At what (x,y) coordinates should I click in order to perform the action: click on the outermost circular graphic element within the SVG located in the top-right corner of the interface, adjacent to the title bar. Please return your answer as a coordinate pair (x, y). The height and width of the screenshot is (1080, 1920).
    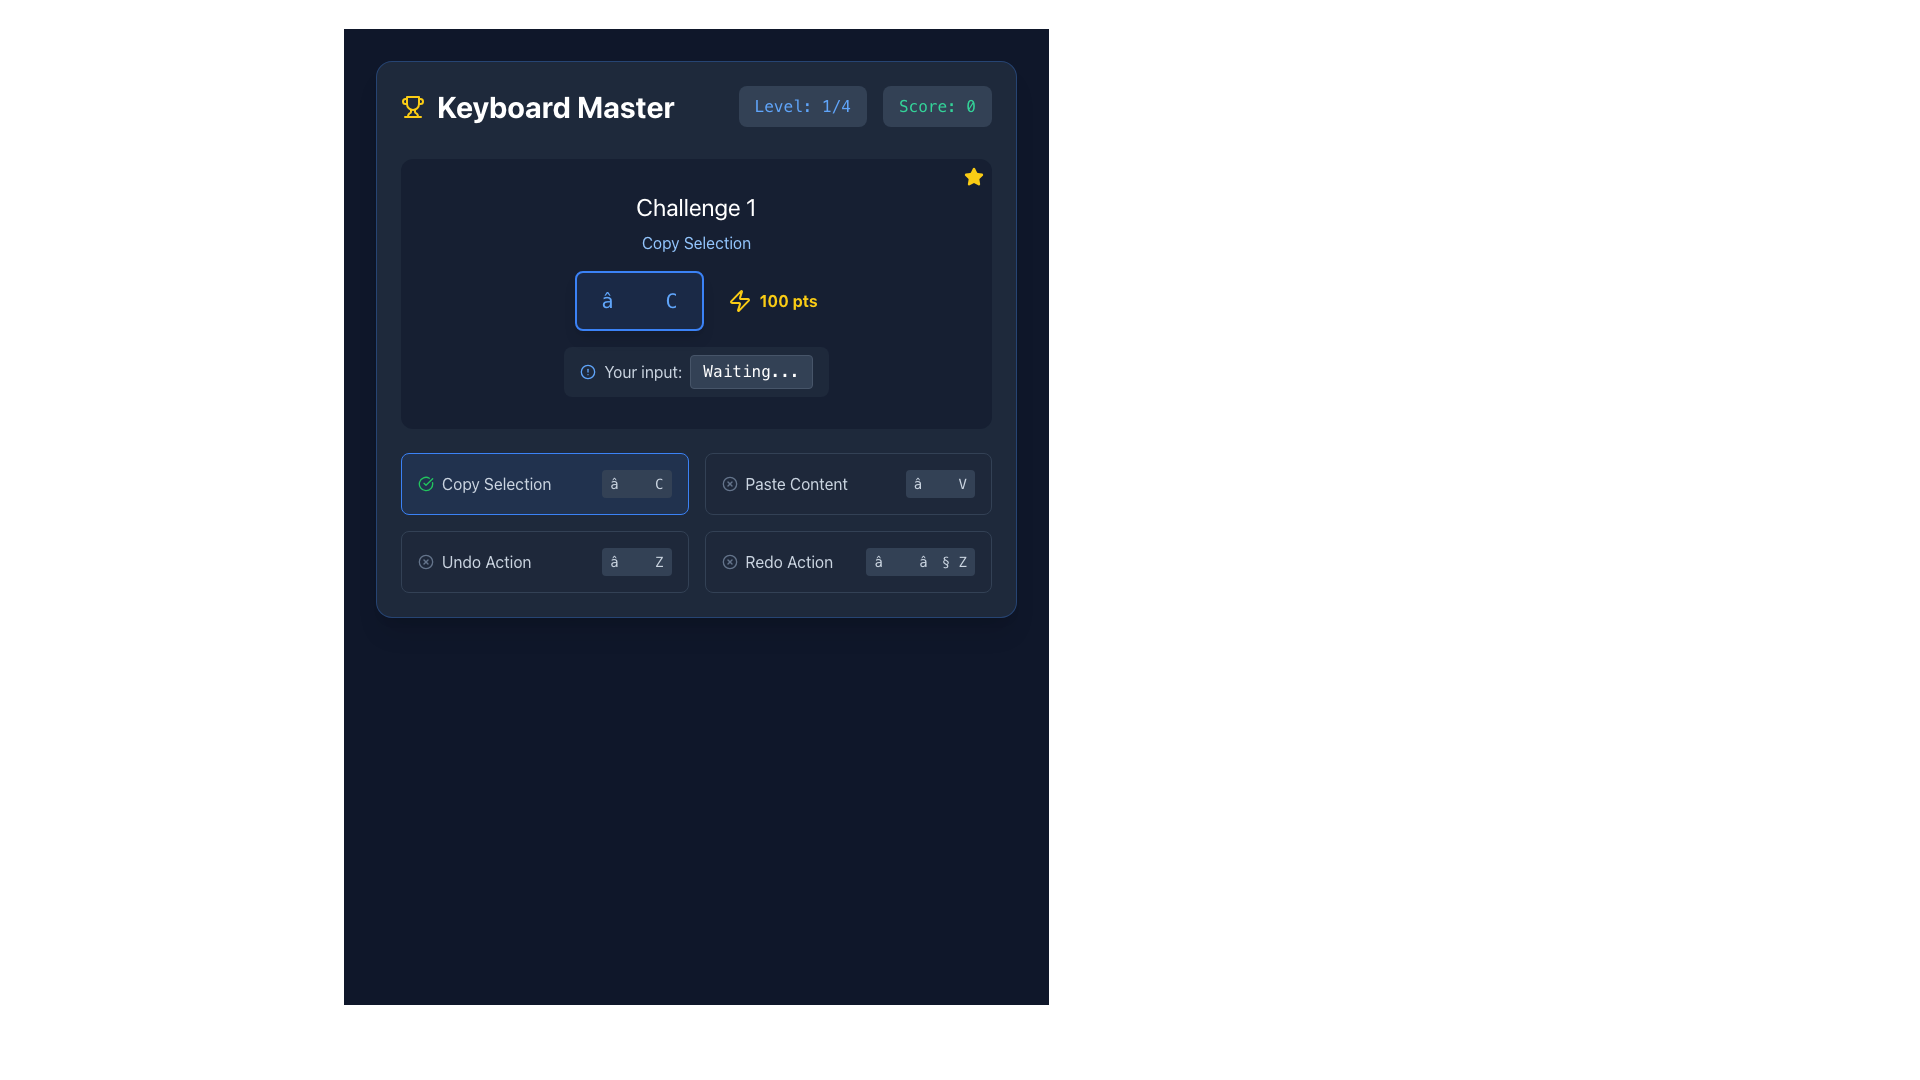
    Looking at the image, I should click on (728, 483).